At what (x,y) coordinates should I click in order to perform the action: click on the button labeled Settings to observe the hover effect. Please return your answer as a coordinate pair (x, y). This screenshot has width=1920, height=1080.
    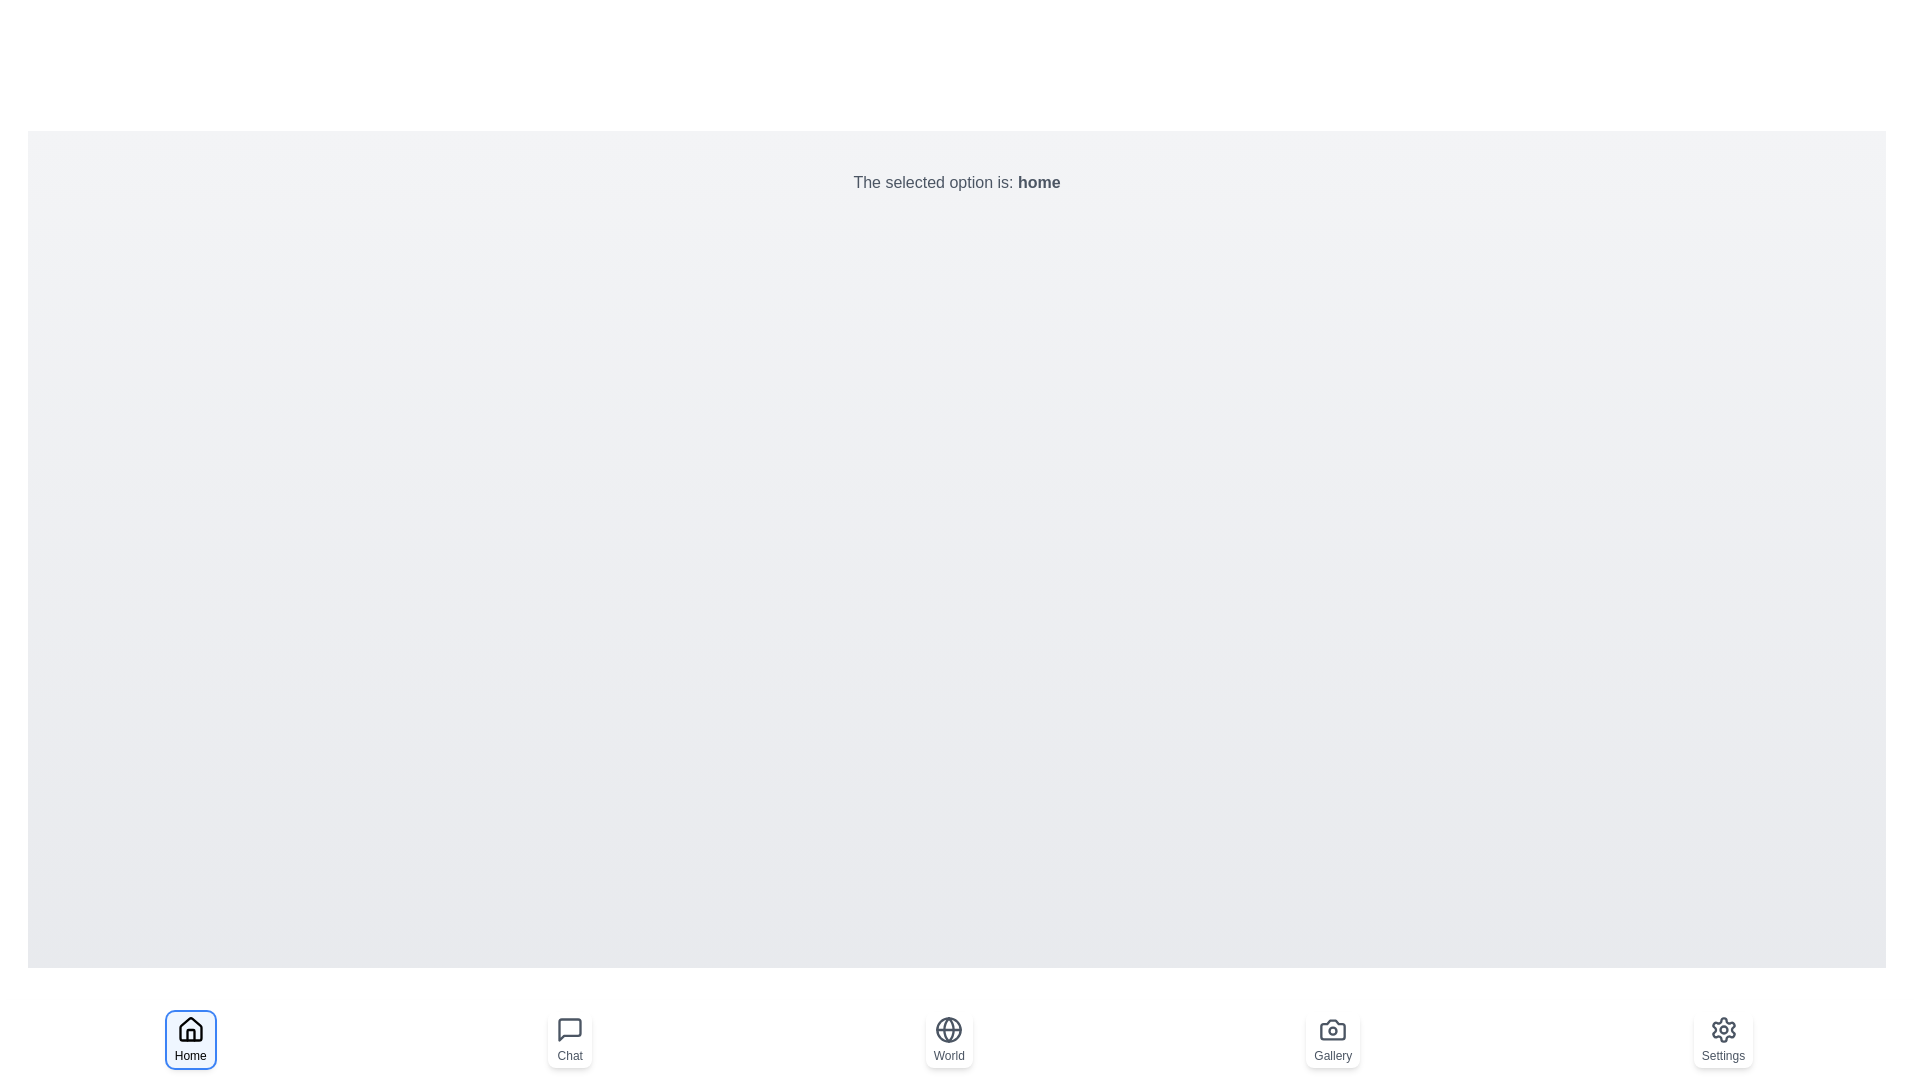
    Looking at the image, I should click on (1722, 1039).